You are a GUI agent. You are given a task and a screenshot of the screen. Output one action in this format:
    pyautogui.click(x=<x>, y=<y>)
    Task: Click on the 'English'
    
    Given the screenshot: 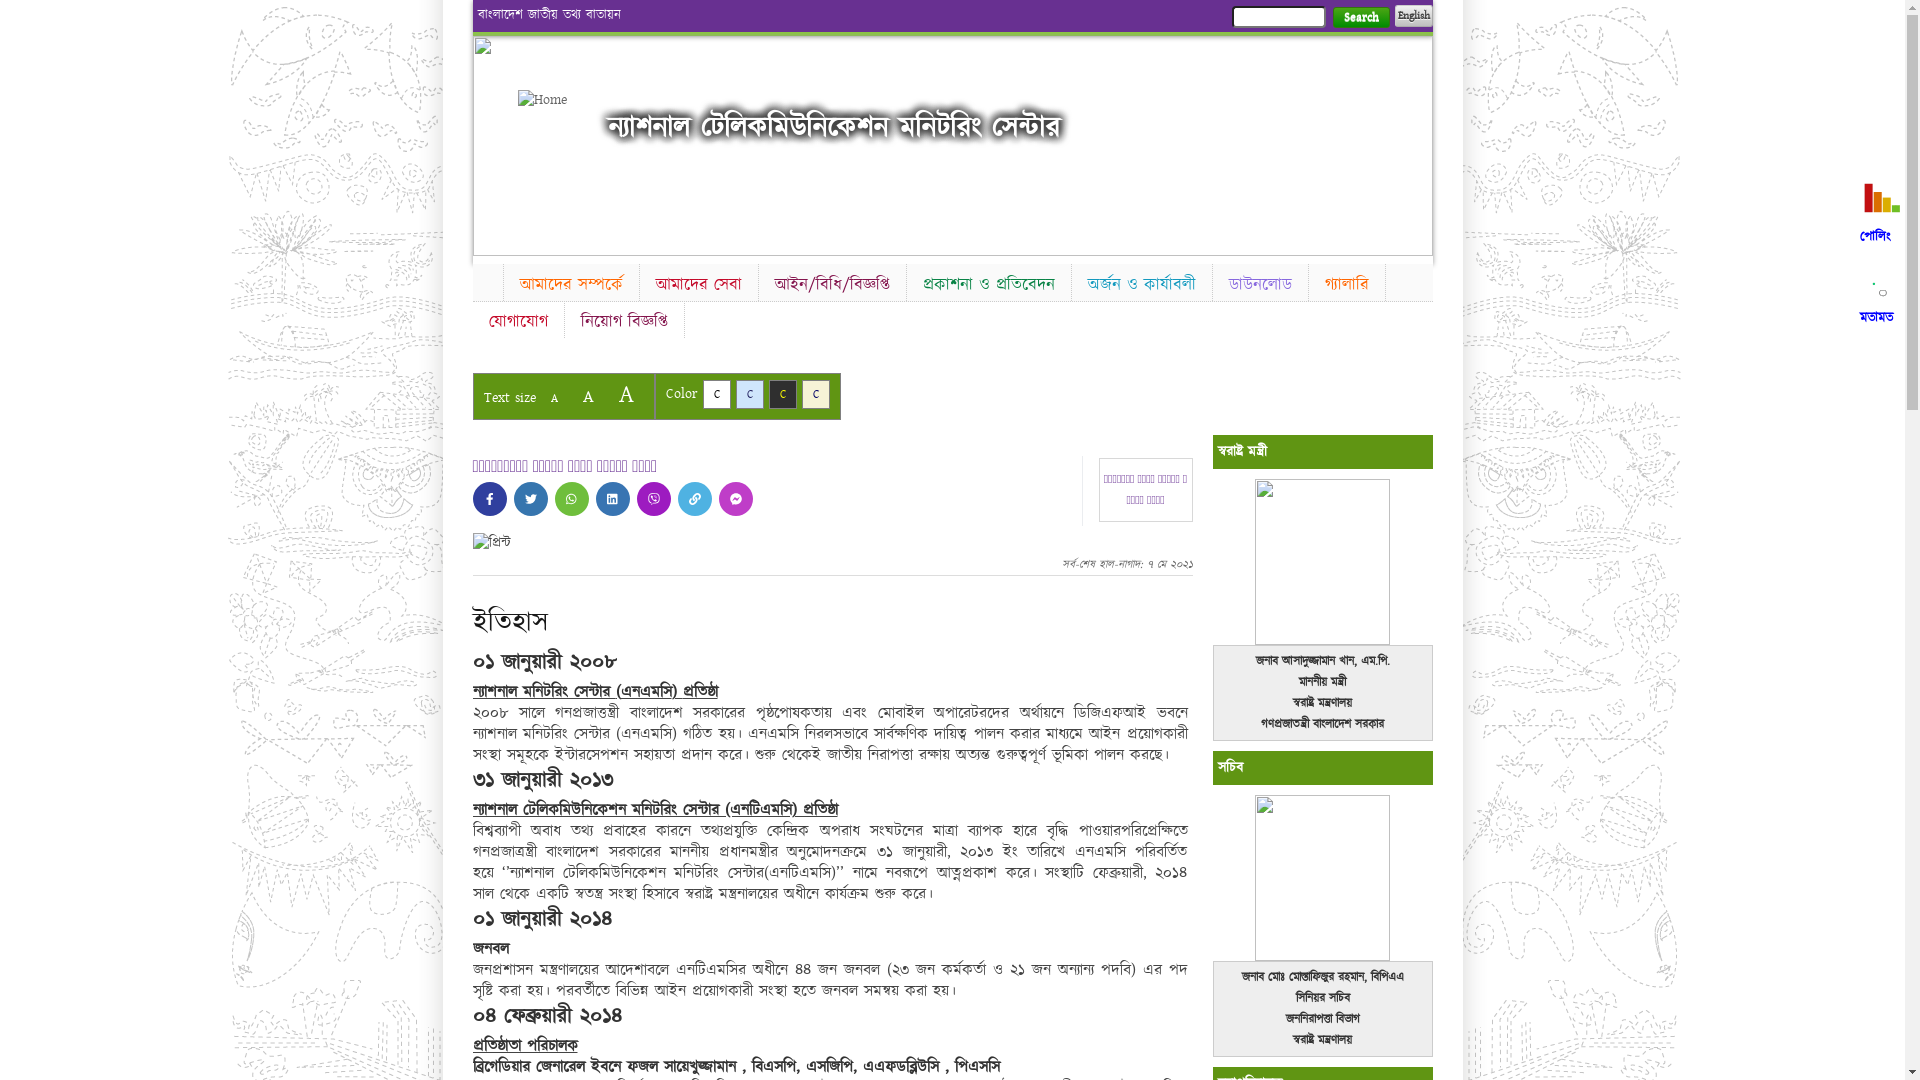 What is the action you would take?
    pyautogui.click(x=1411, y=15)
    